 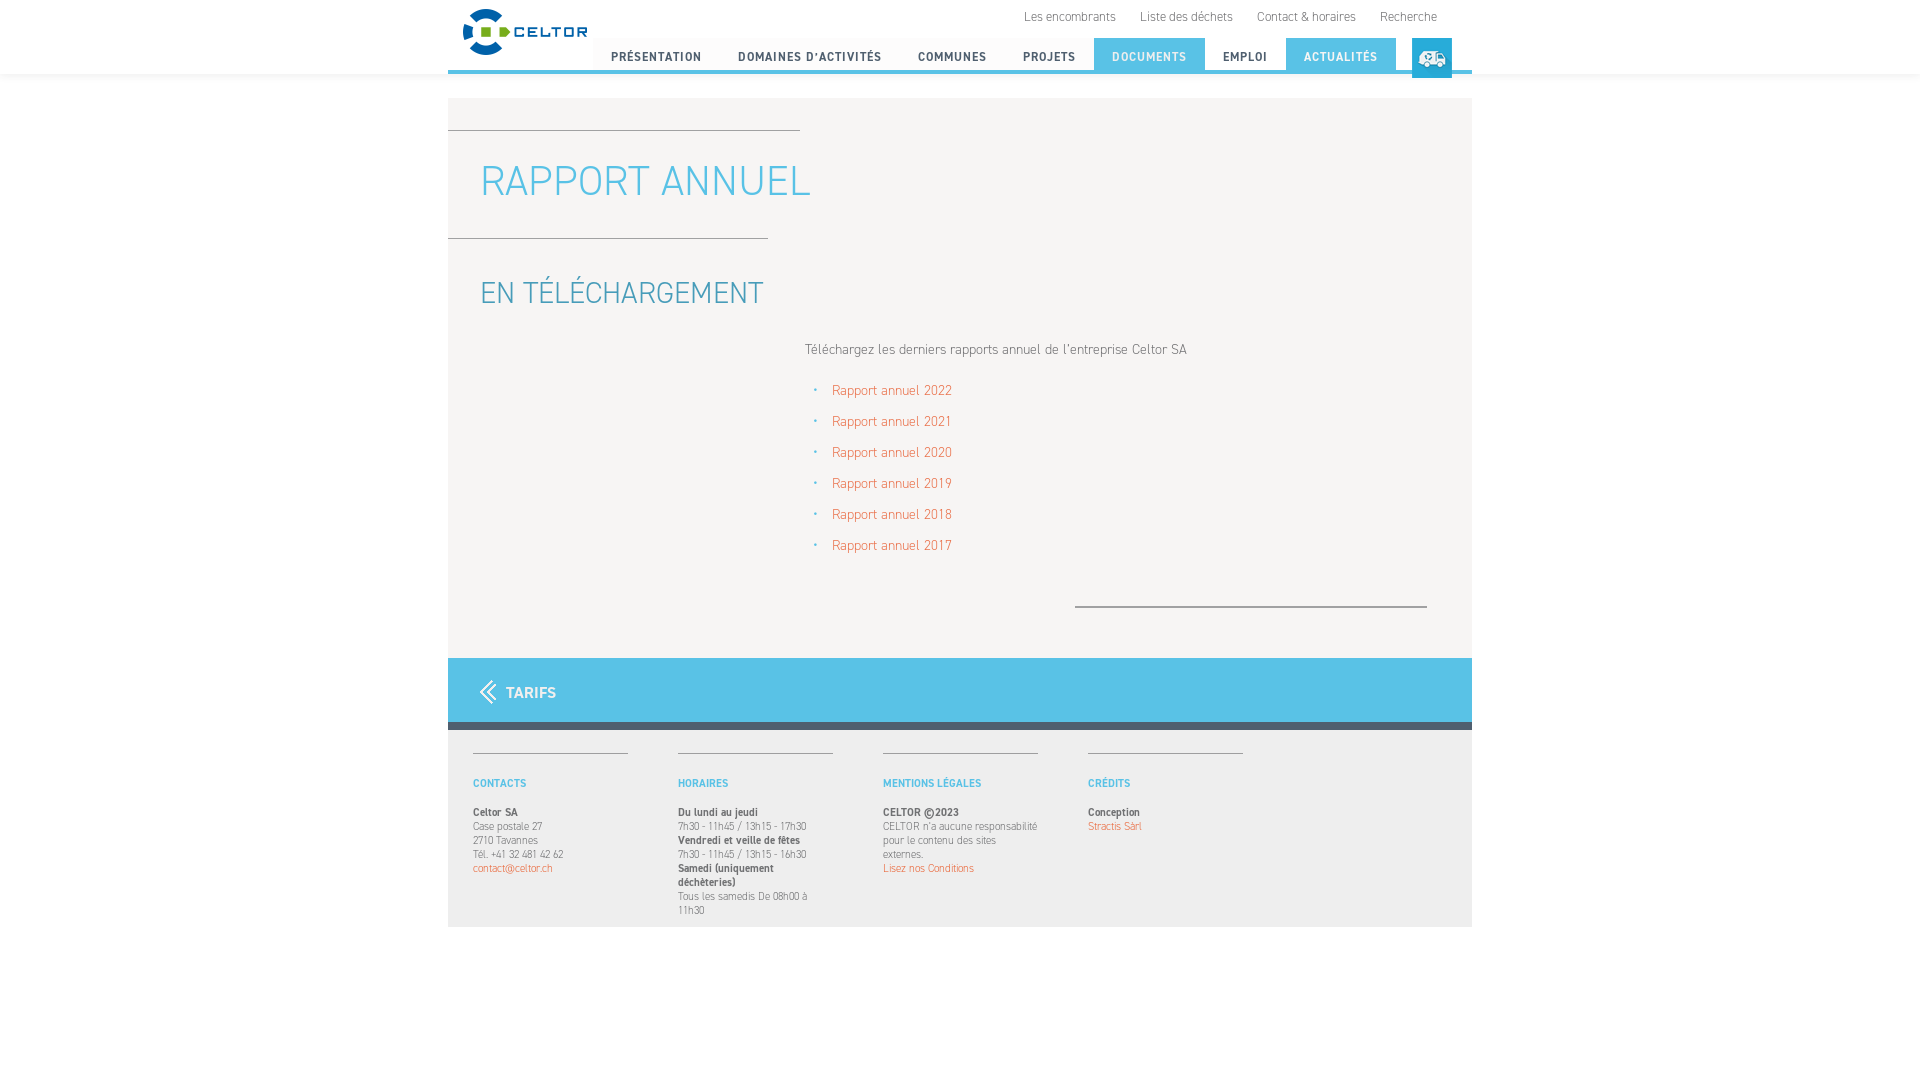 I want to click on 'Rapport annuel 2017', so click(x=891, y=545).